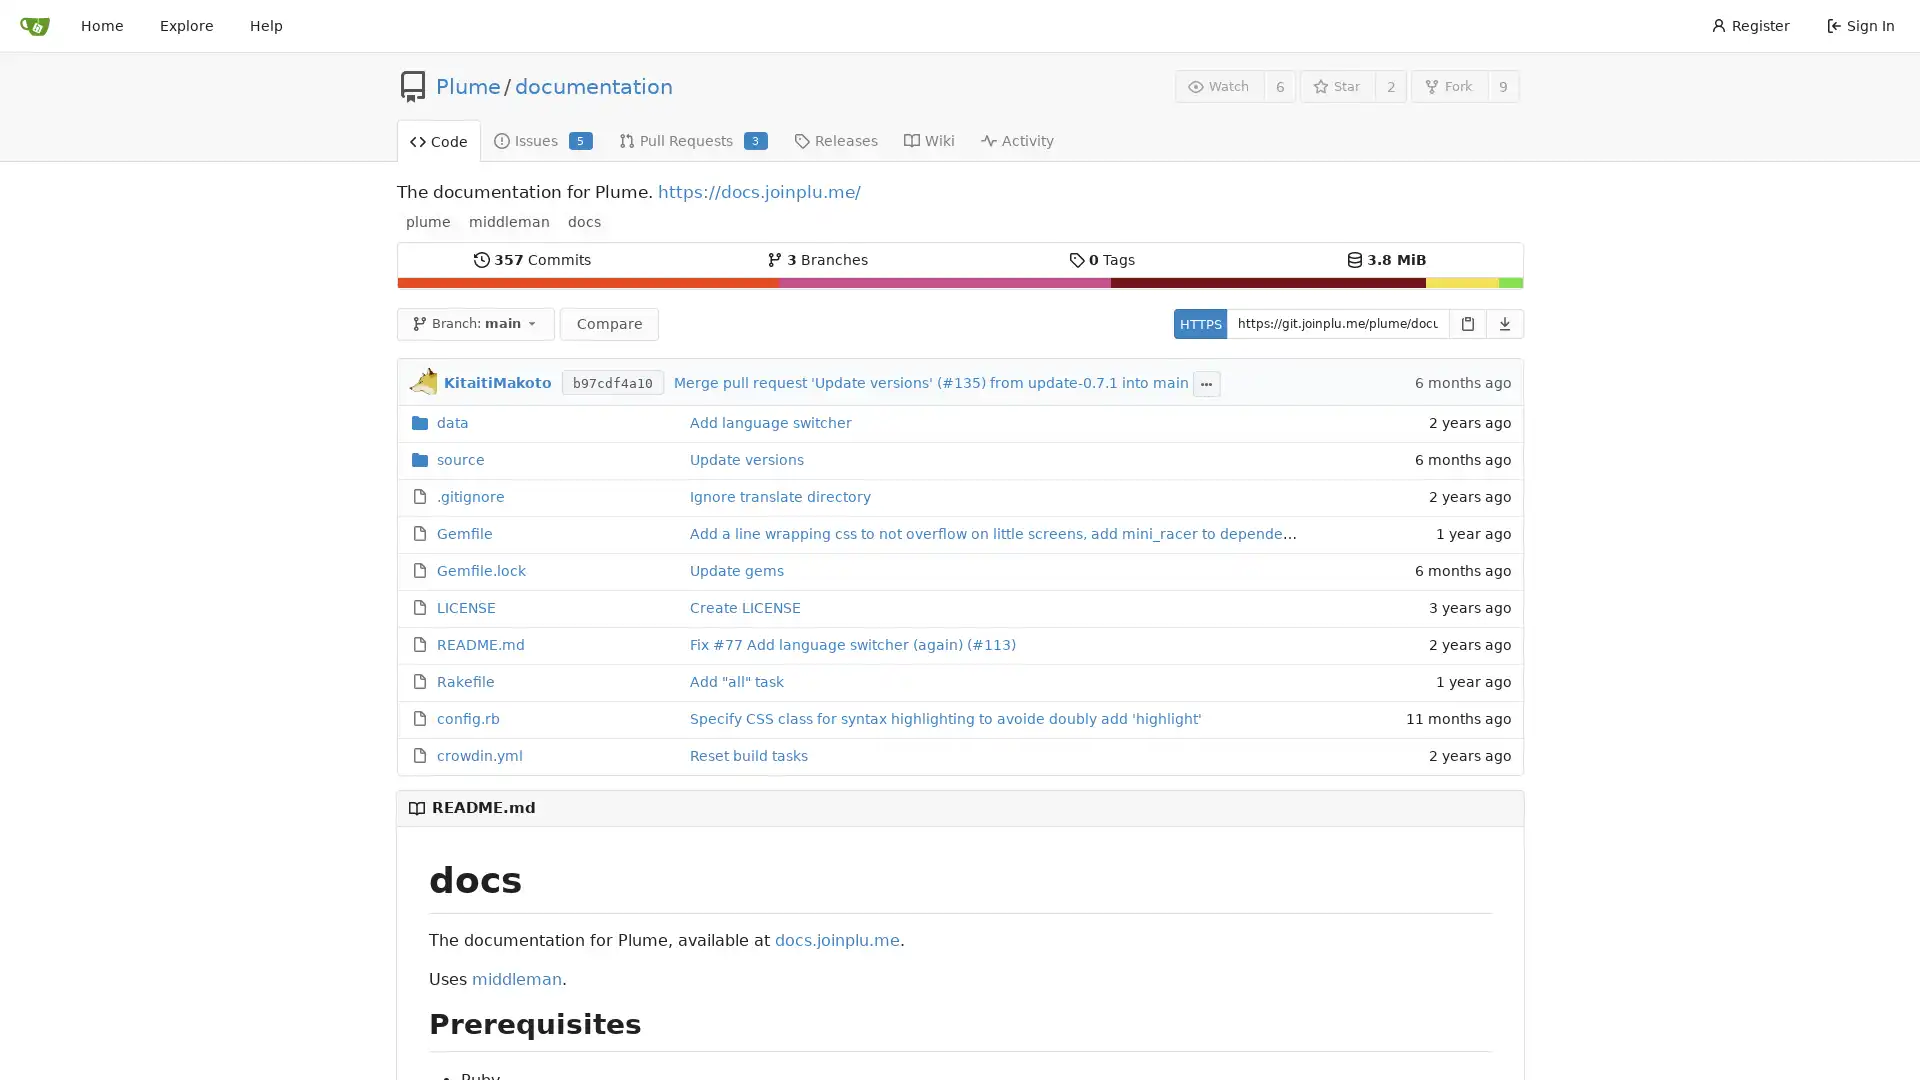 The image size is (1920, 1080). I want to click on Watch, so click(1218, 85).